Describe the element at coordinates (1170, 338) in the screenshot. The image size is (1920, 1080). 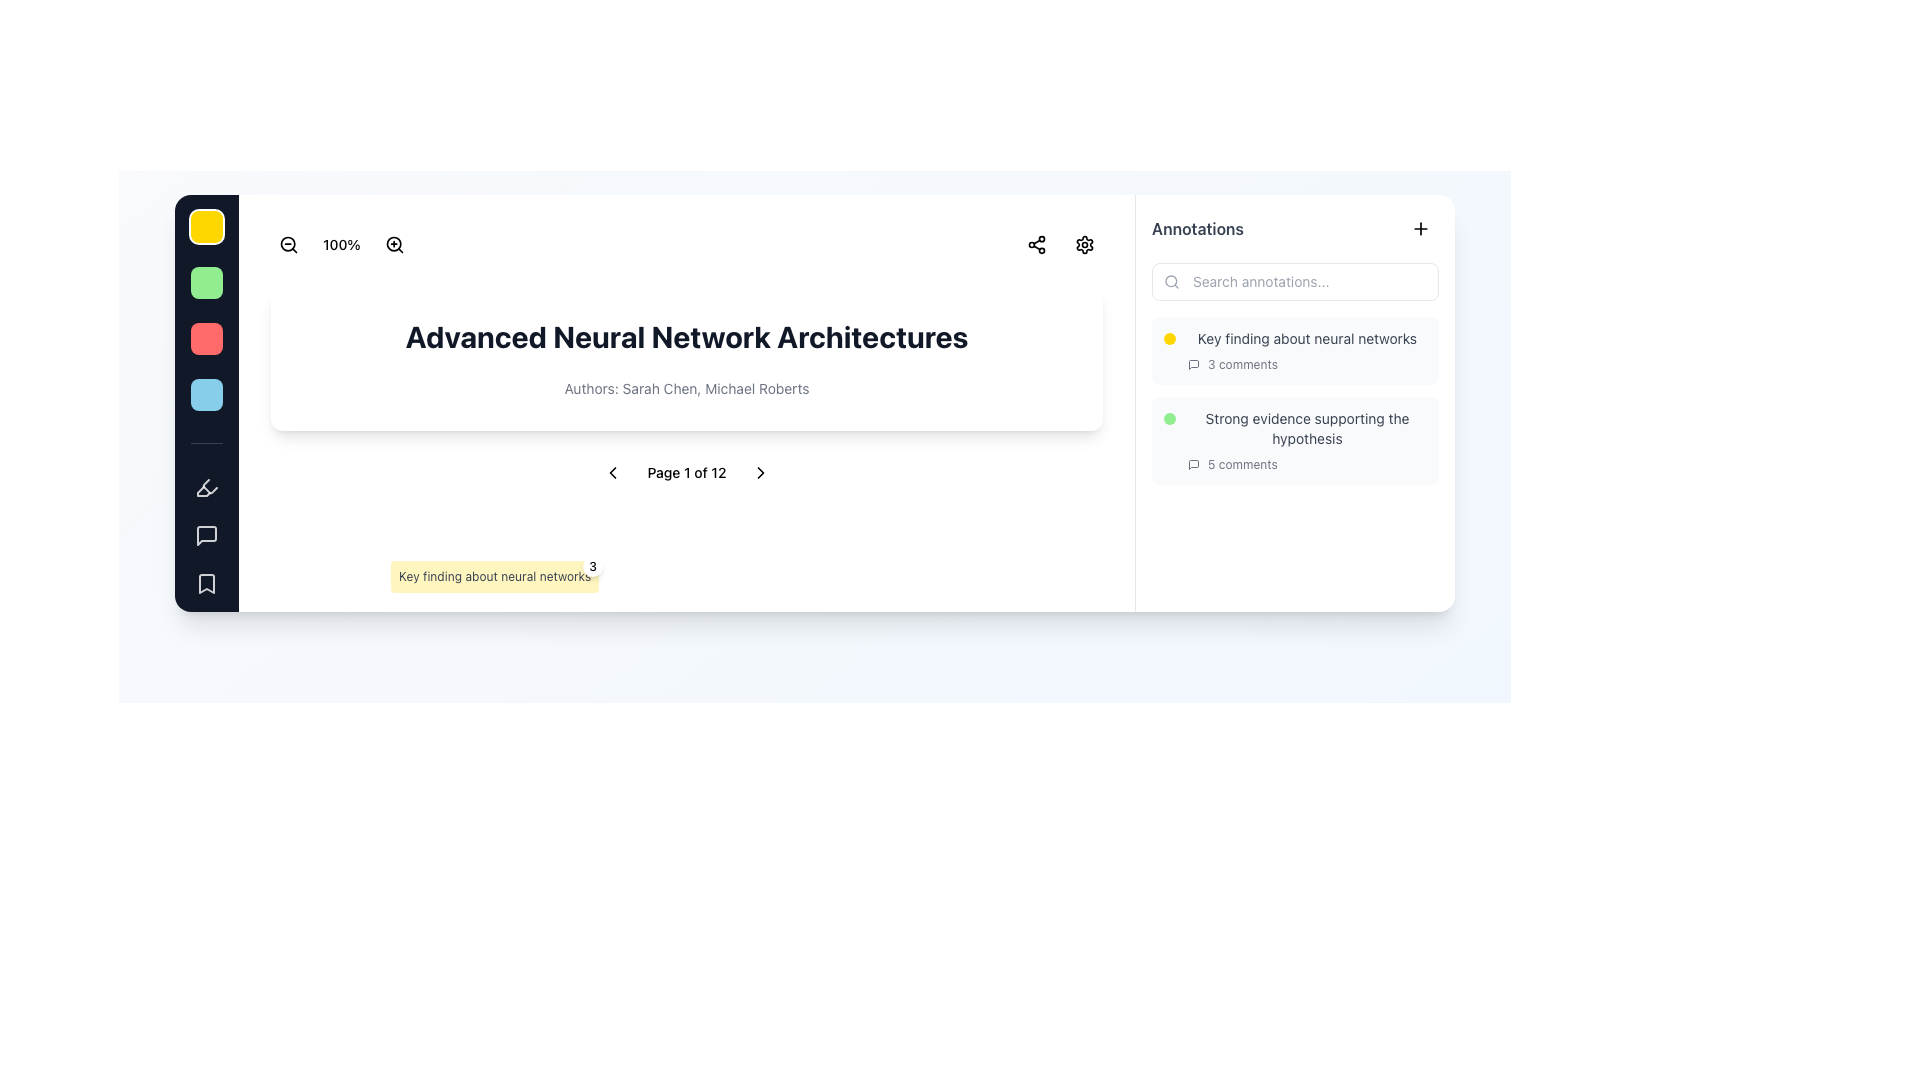
I see `the small circular golden yellow indicator located to the left of the text 'Key finding about neural networks' in the annotations list` at that location.